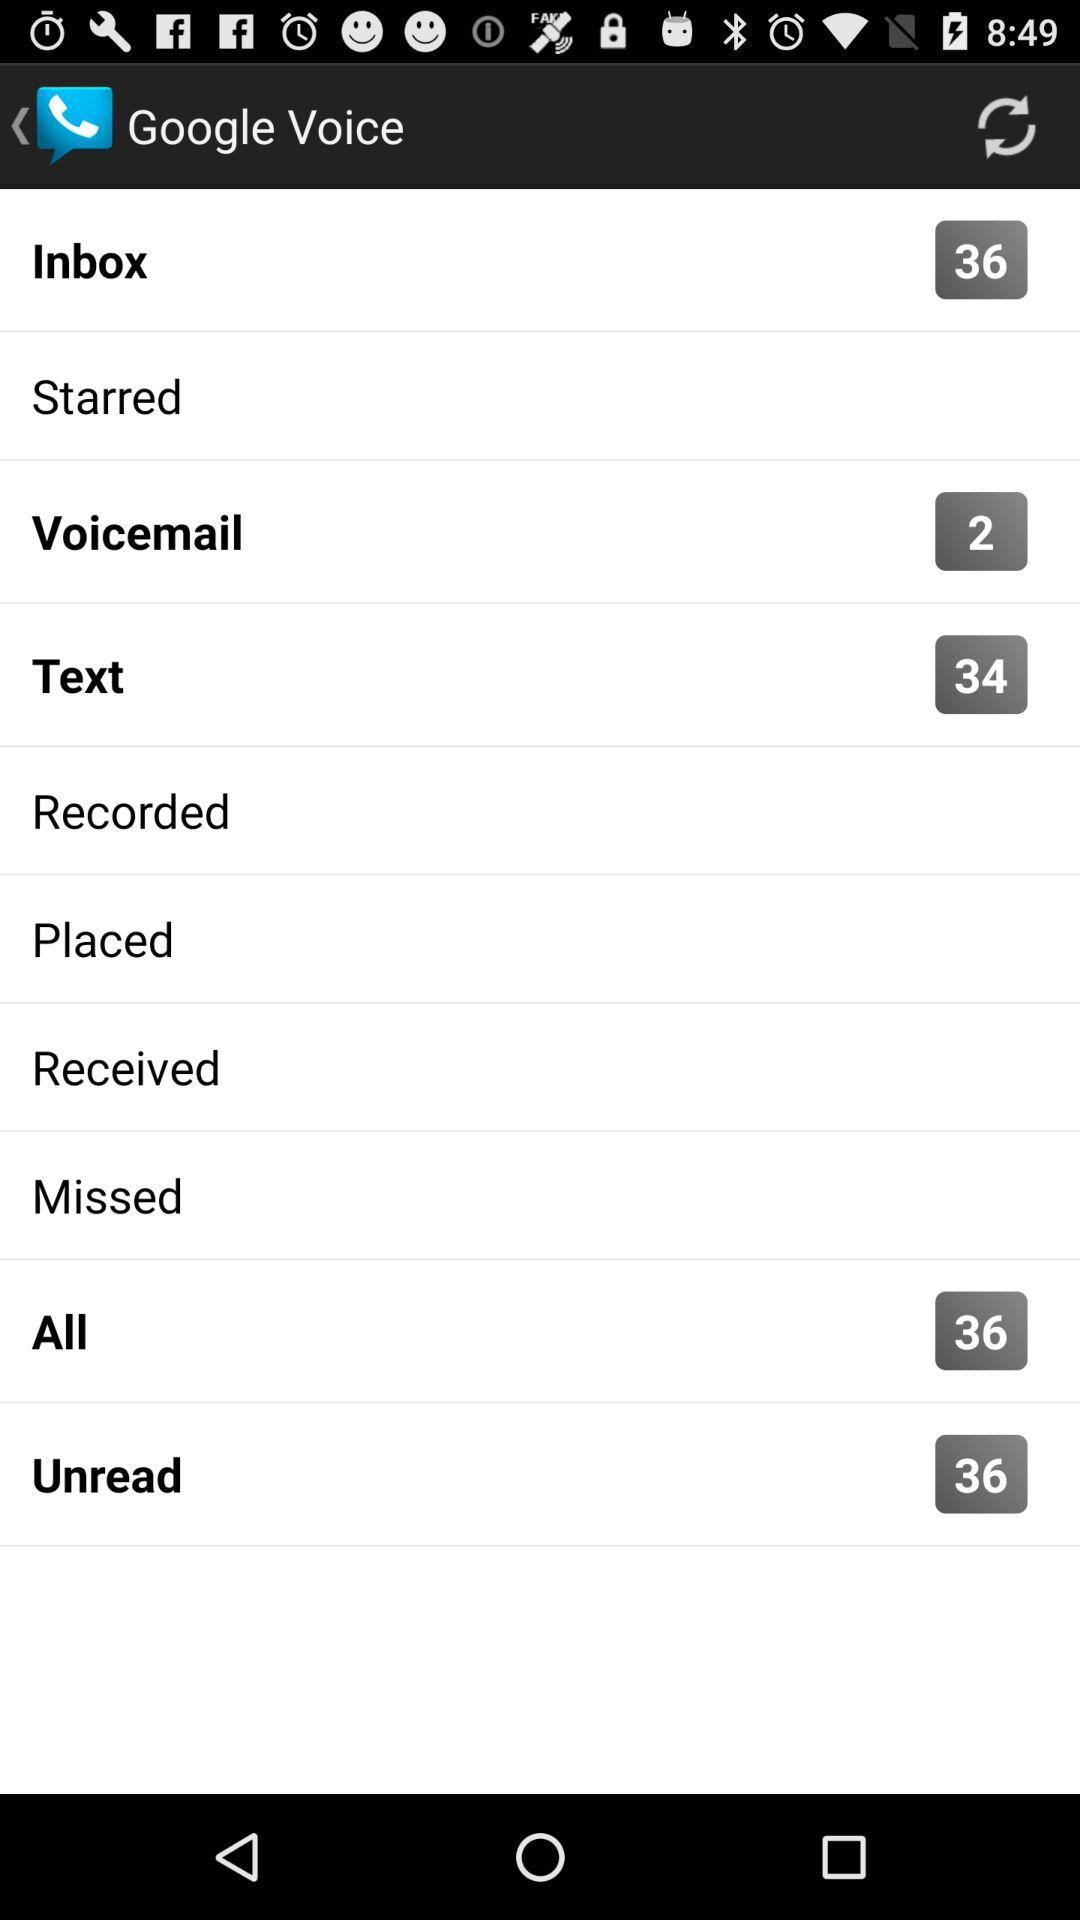  Describe the element at coordinates (540, 937) in the screenshot. I see `the app above received` at that location.